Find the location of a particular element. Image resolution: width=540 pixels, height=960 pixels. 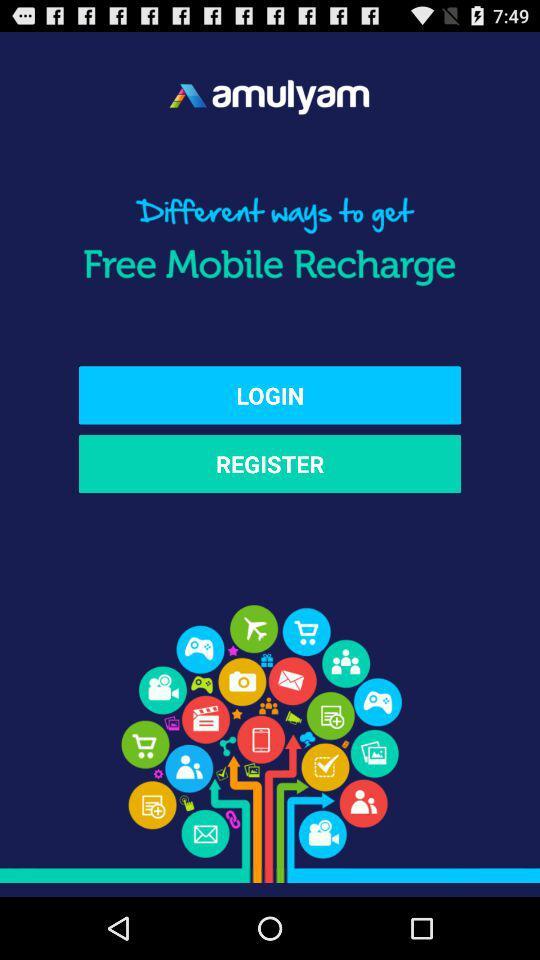

the register is located at coordinates (270, 464).